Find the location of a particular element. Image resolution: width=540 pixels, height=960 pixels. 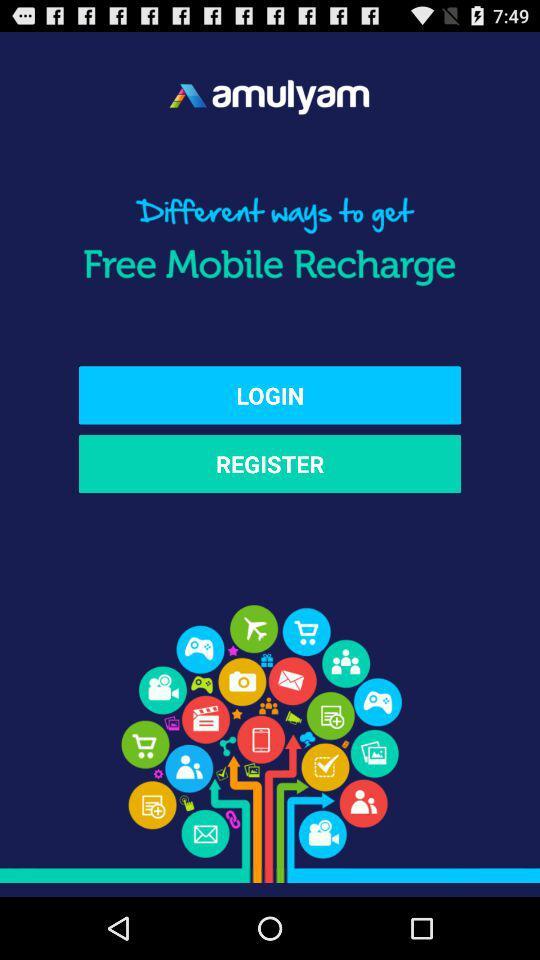

the register is located at coordinates (270, 464).